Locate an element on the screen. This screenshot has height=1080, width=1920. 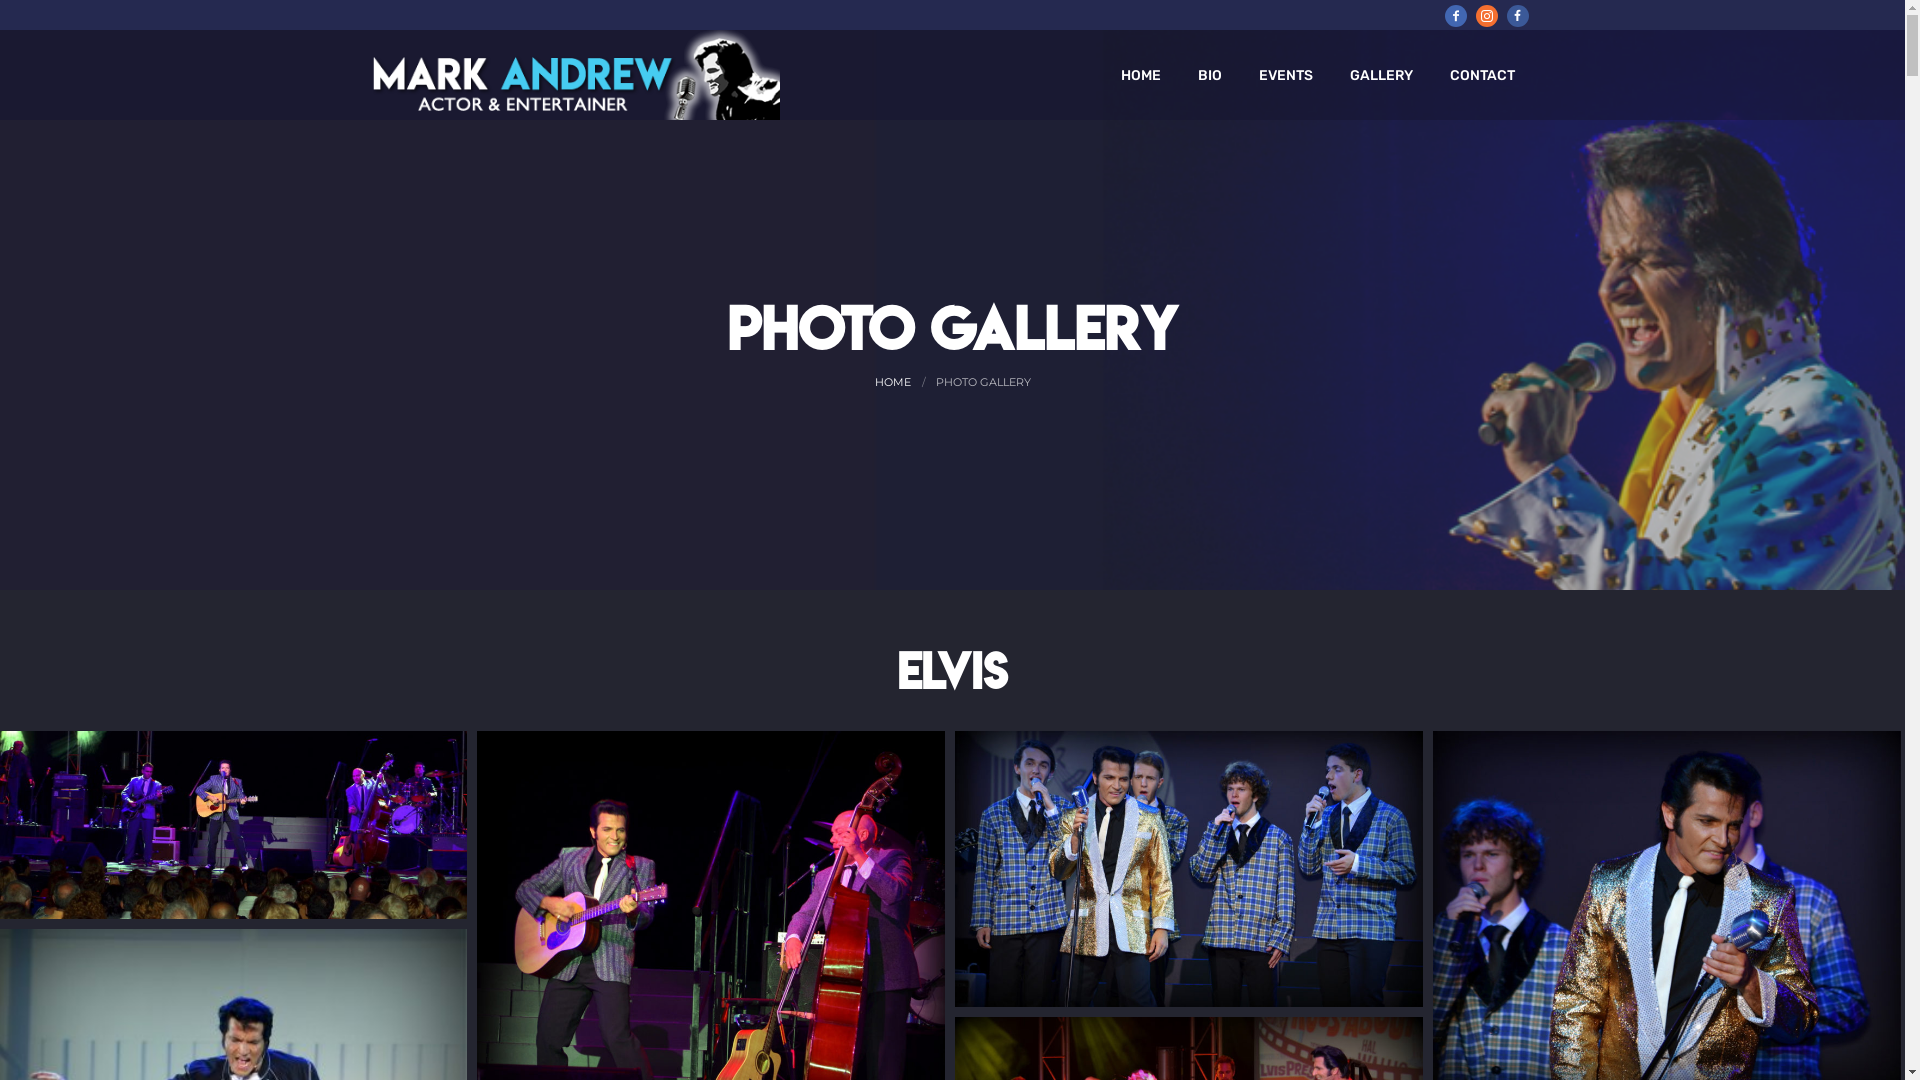
'Mark Andrew Instagram' is located at coordinates (1476, 15).